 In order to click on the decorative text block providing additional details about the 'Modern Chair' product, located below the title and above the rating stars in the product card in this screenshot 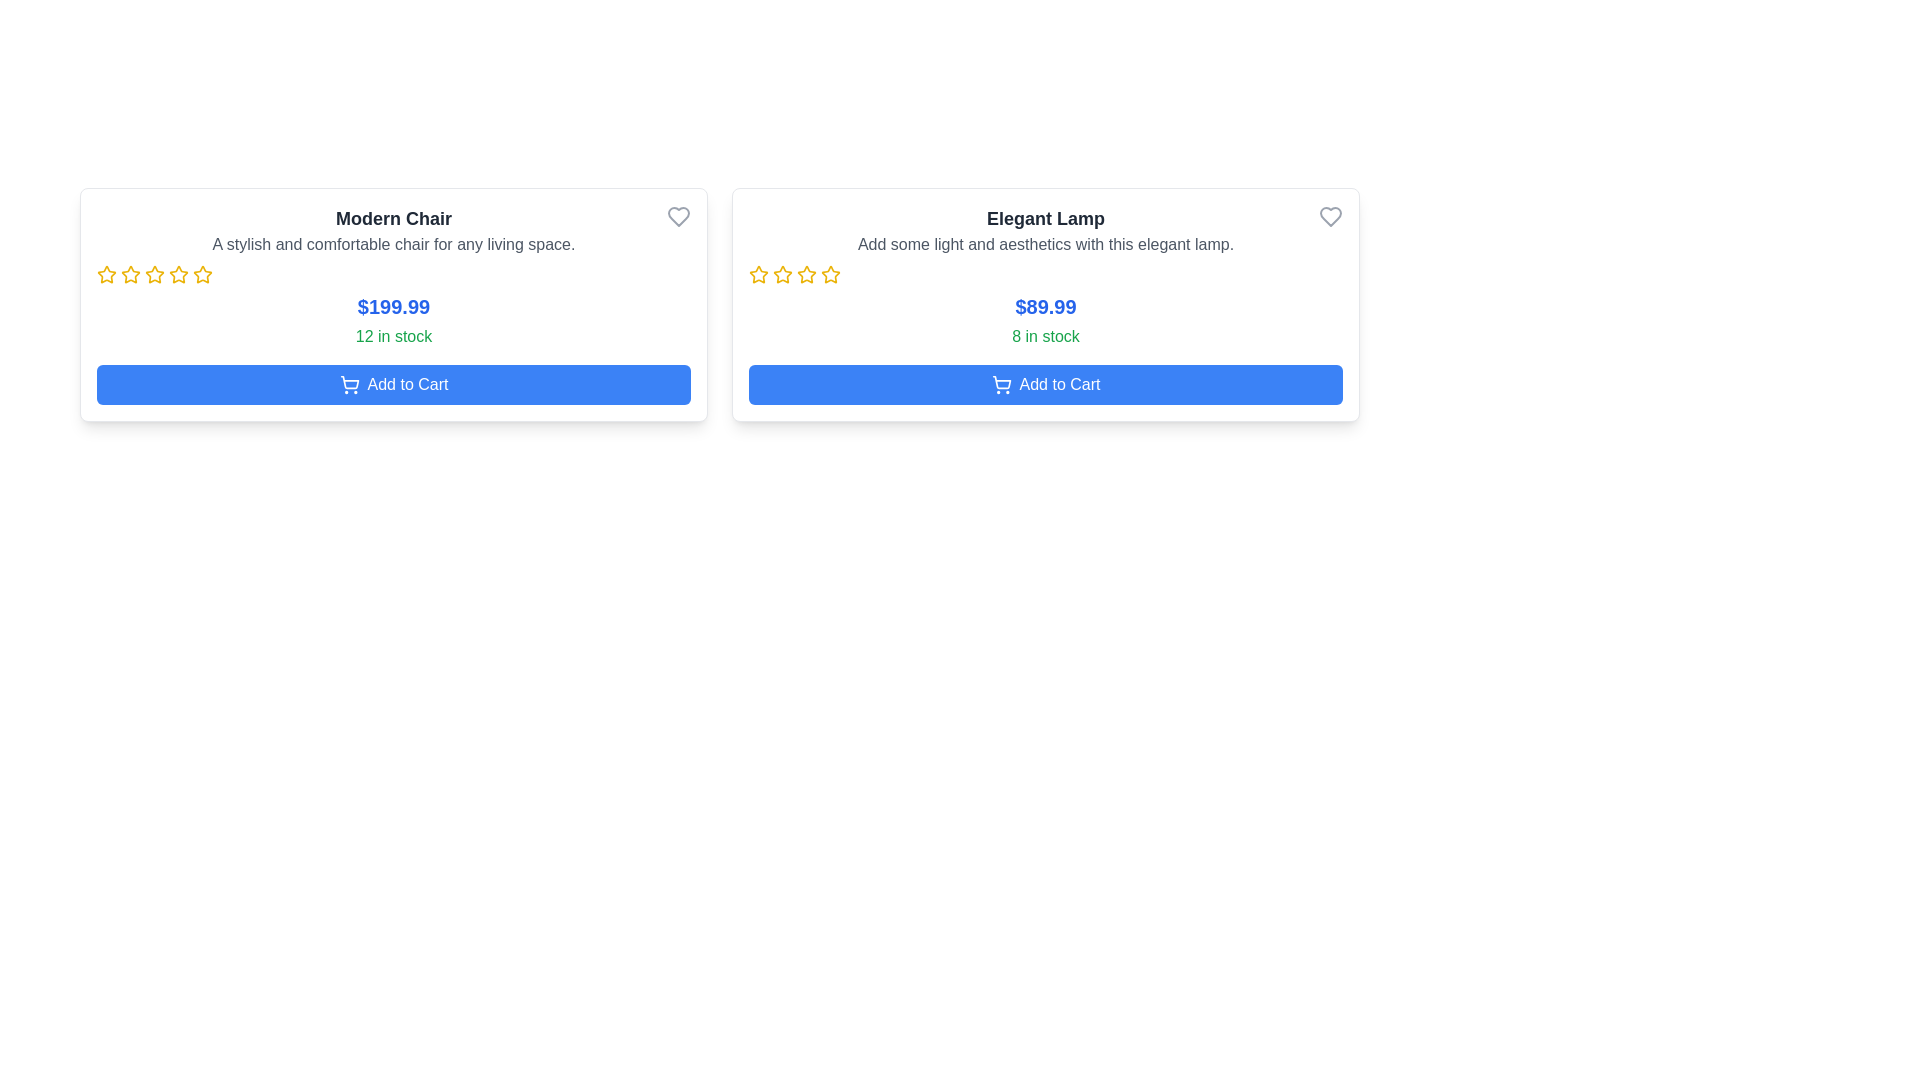, I will do `click(393, 244)`.